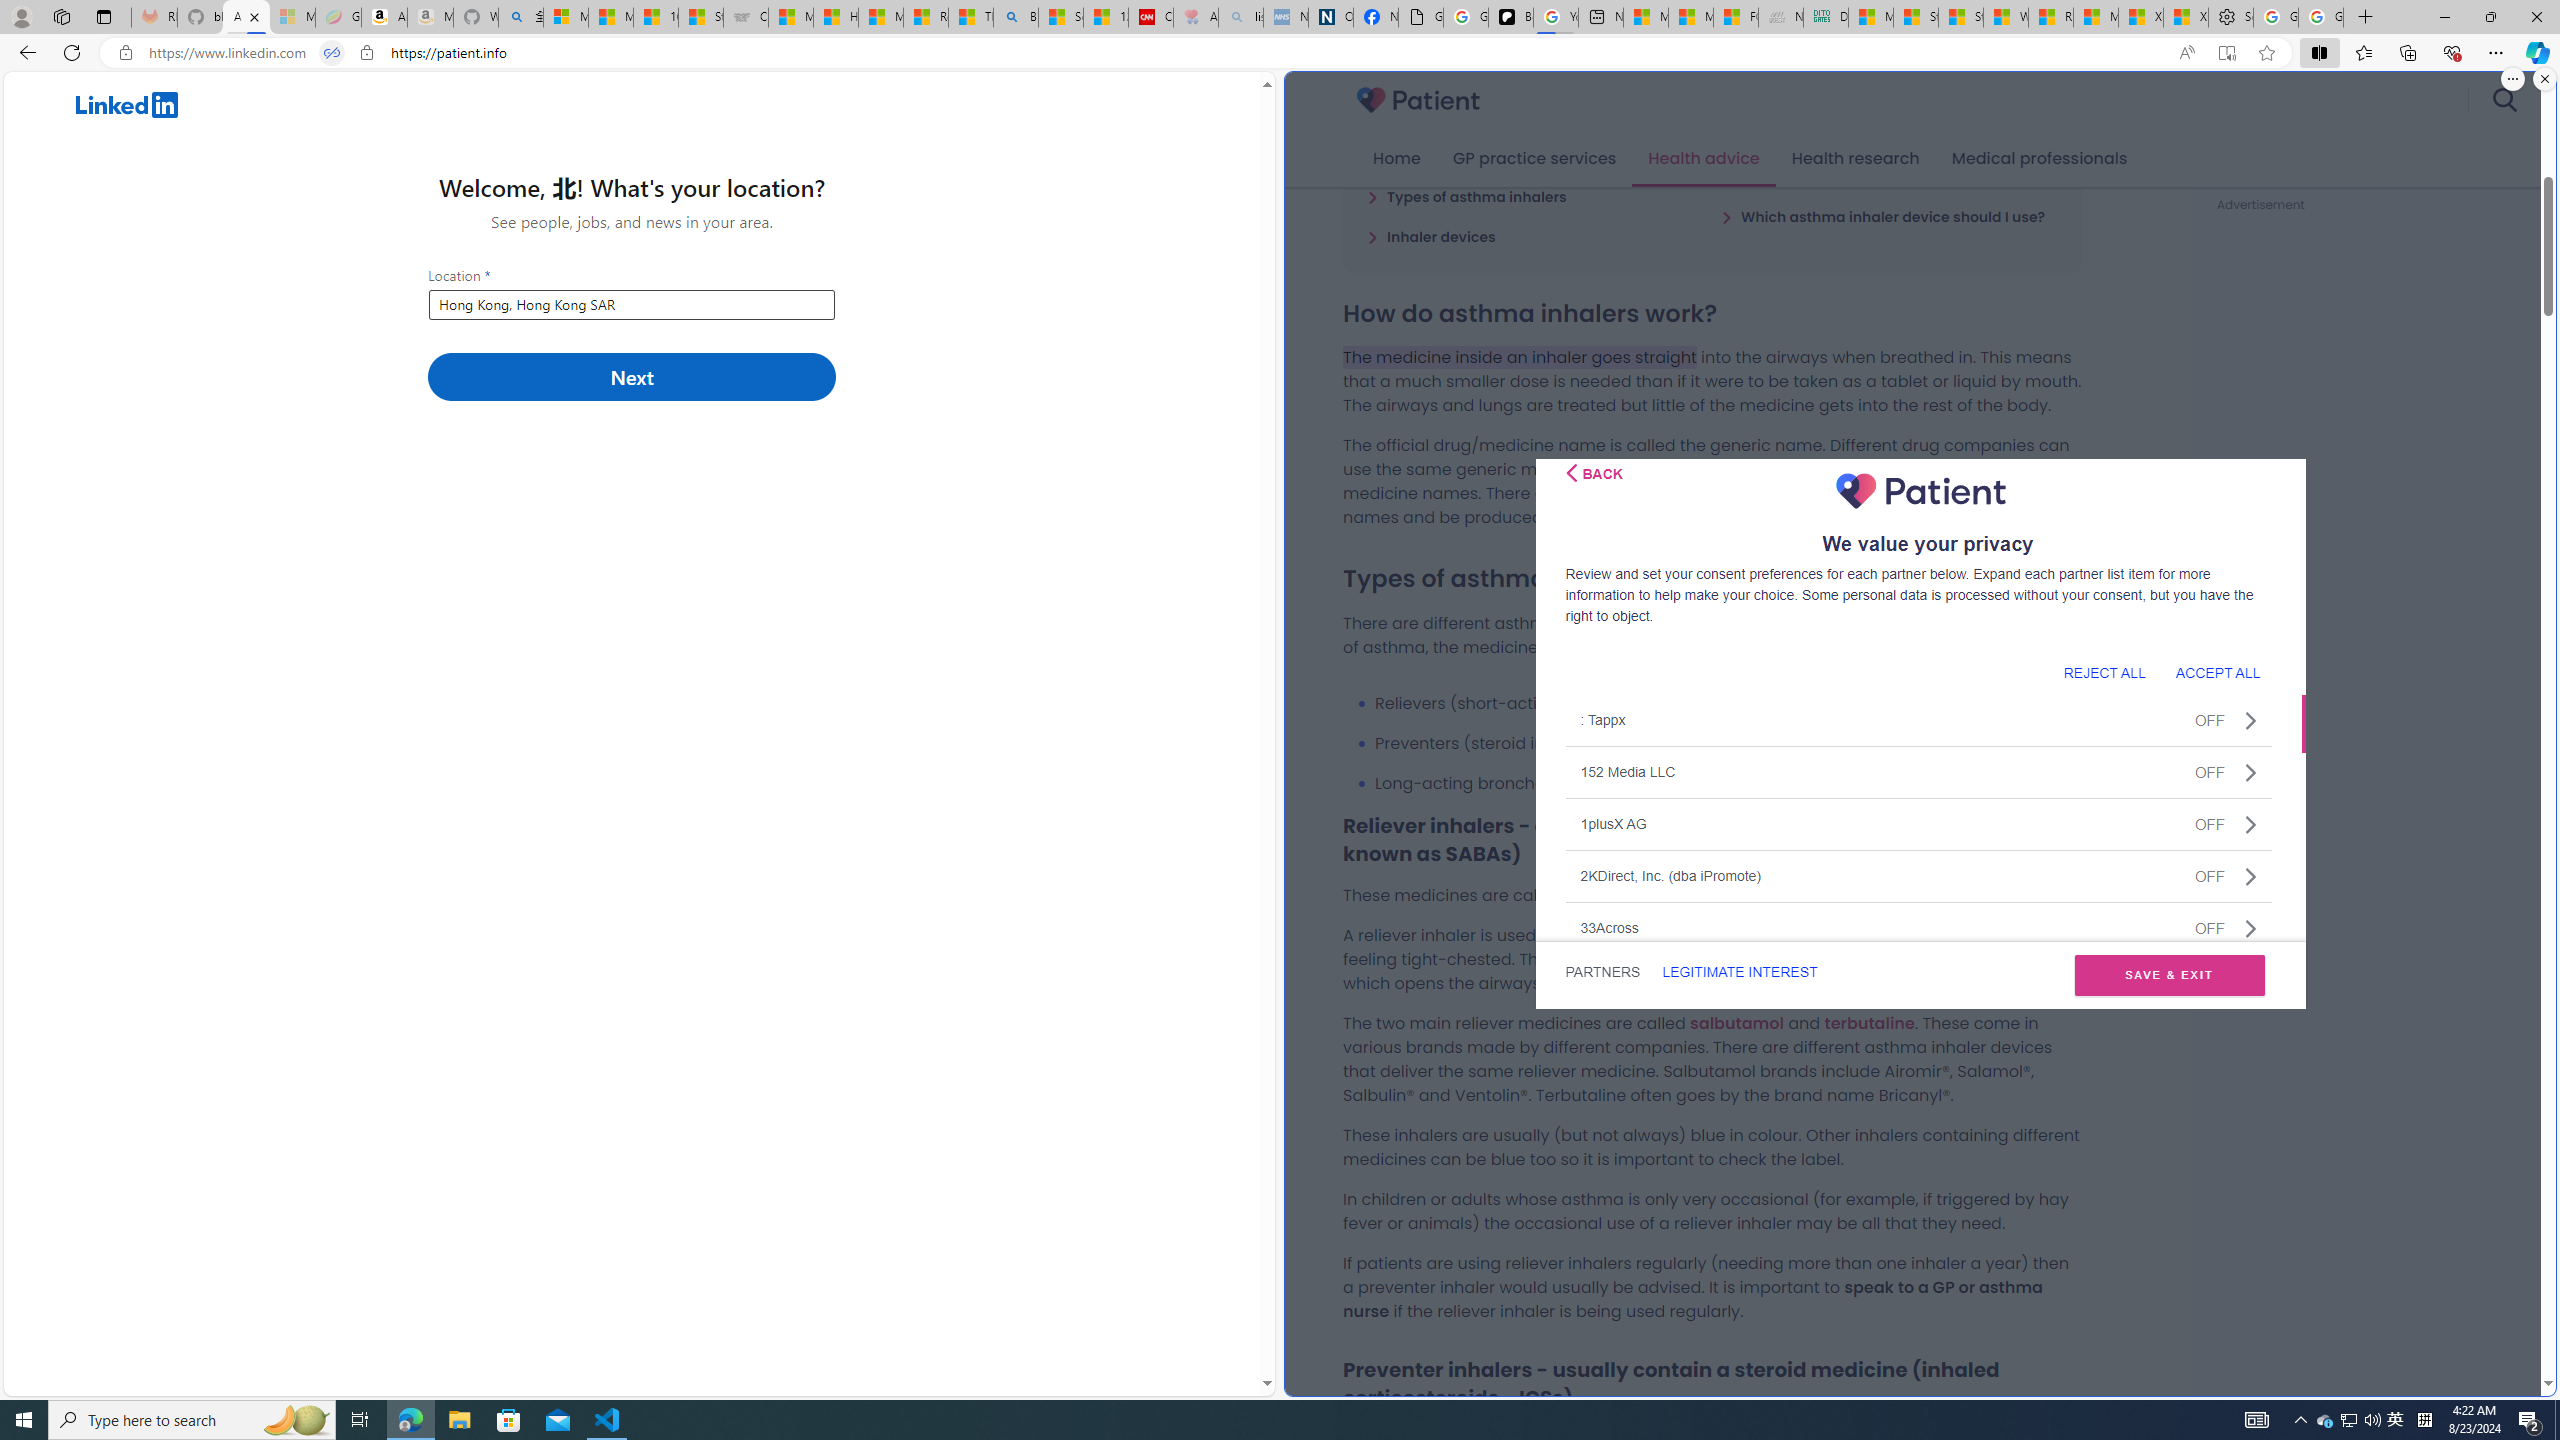  Describe the element at coordinates (1867, 1022) in the screenshot. I see `'terbutaline'` at that location.